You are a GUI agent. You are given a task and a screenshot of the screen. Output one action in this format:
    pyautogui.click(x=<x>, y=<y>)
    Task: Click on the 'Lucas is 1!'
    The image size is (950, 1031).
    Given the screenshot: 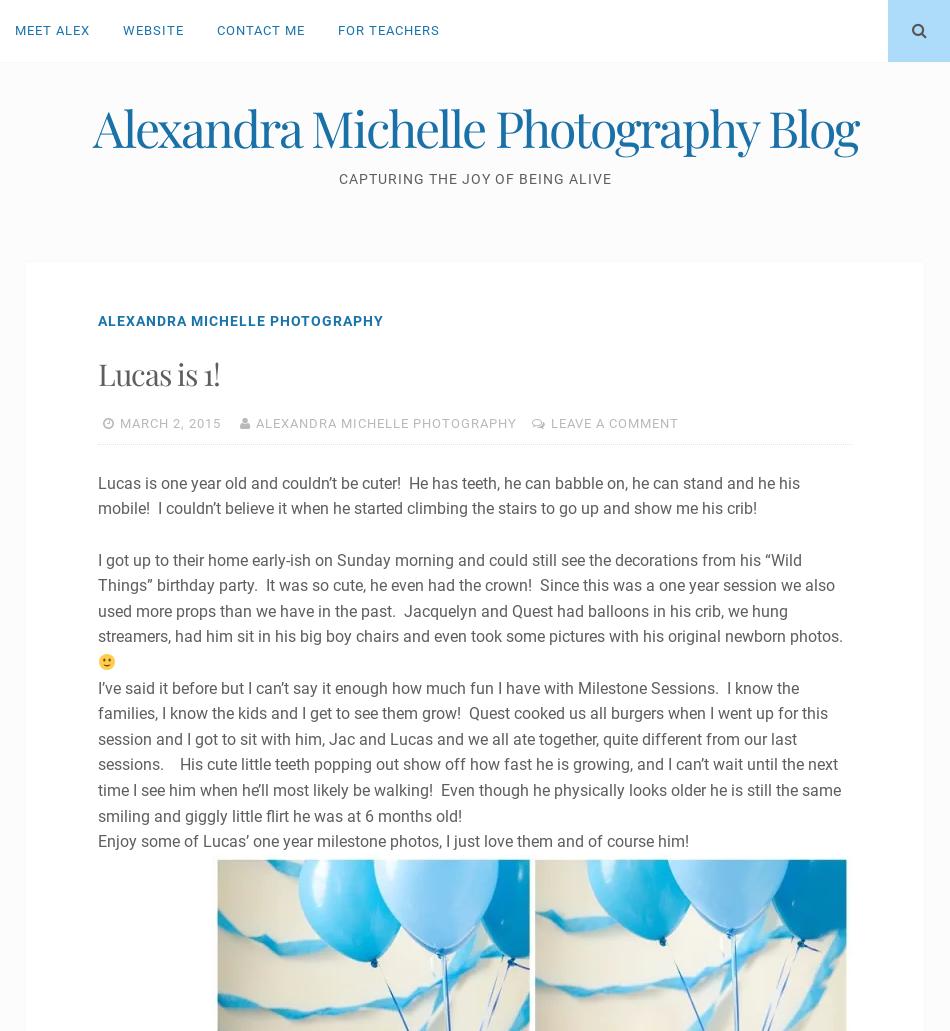 What is the action you would take?
    pyautogui.click(x=157, y=372)
    